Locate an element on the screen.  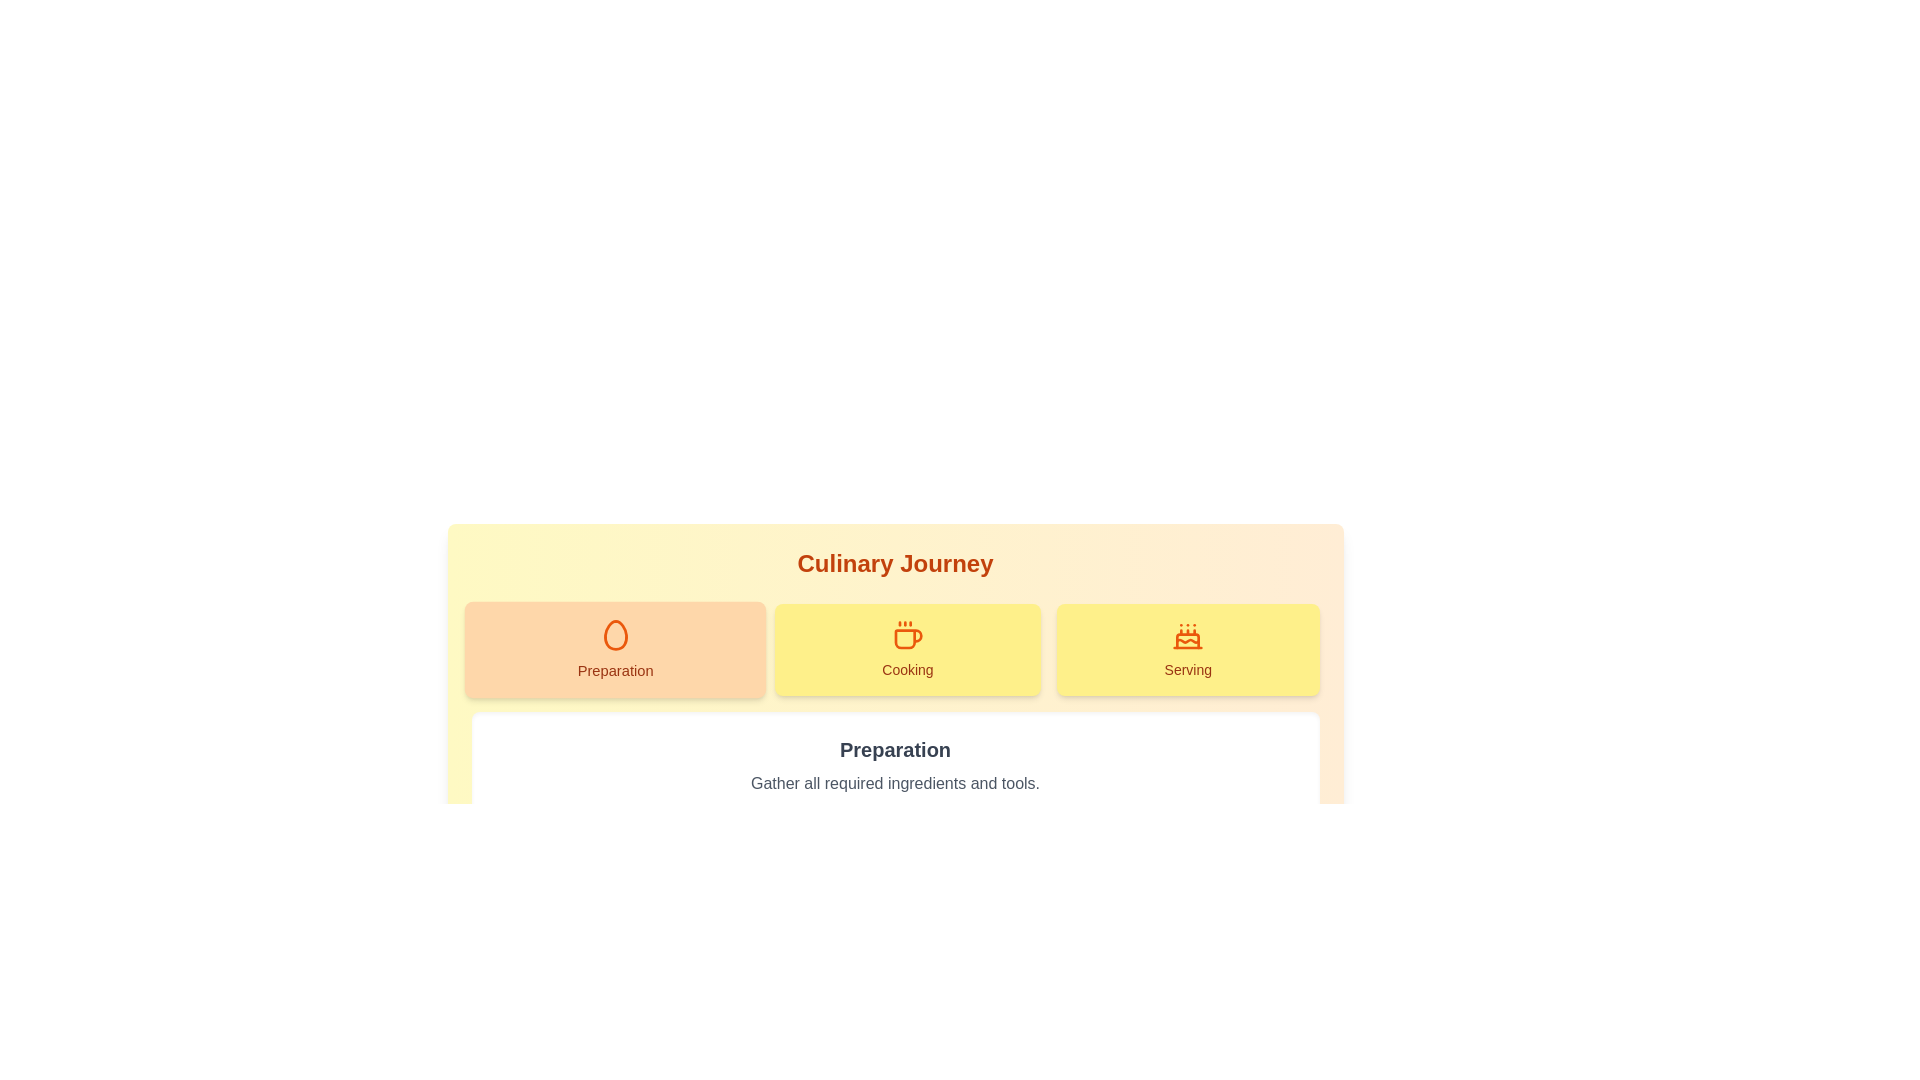
the 'Preparation' button, which is the leftmost of three horizontally arranged cards in the culinary process, to interact with it is located at coordinates (614, 650).